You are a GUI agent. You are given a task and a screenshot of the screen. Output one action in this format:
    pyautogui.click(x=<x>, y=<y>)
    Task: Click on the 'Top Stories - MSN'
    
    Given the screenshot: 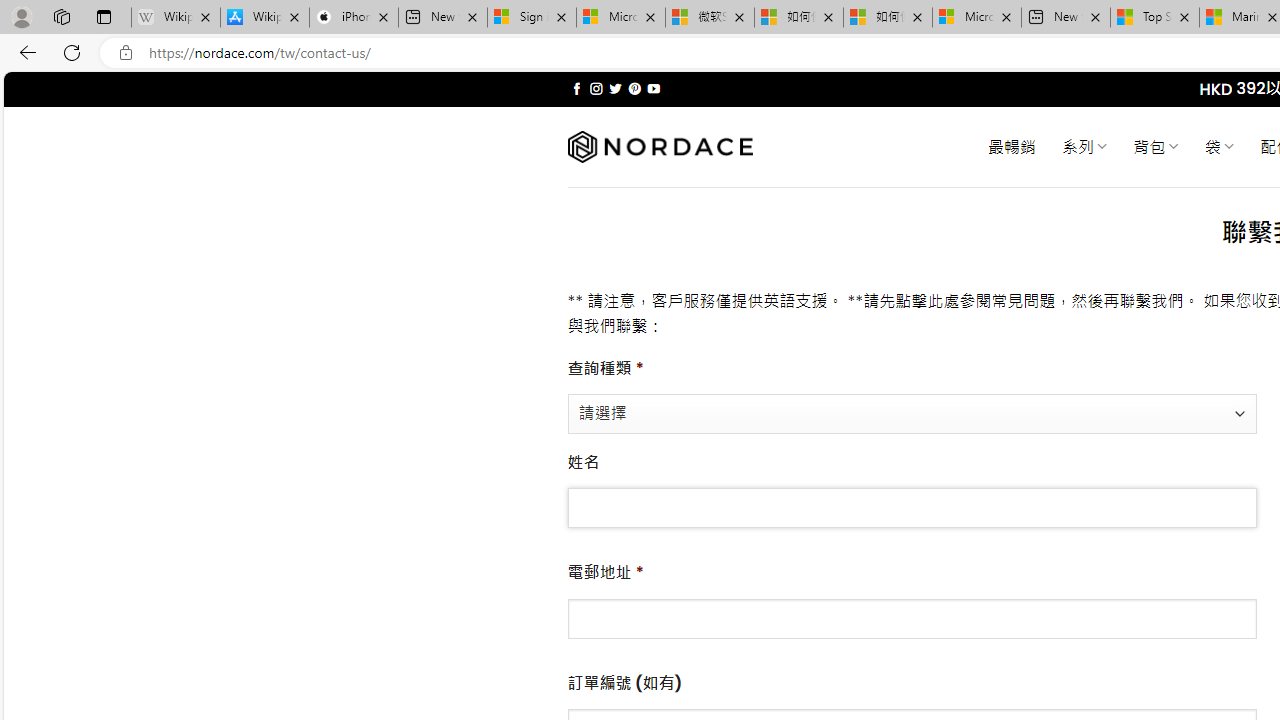 What is the action you would take?
    pyautogui.click(x=1155, y=17)
    